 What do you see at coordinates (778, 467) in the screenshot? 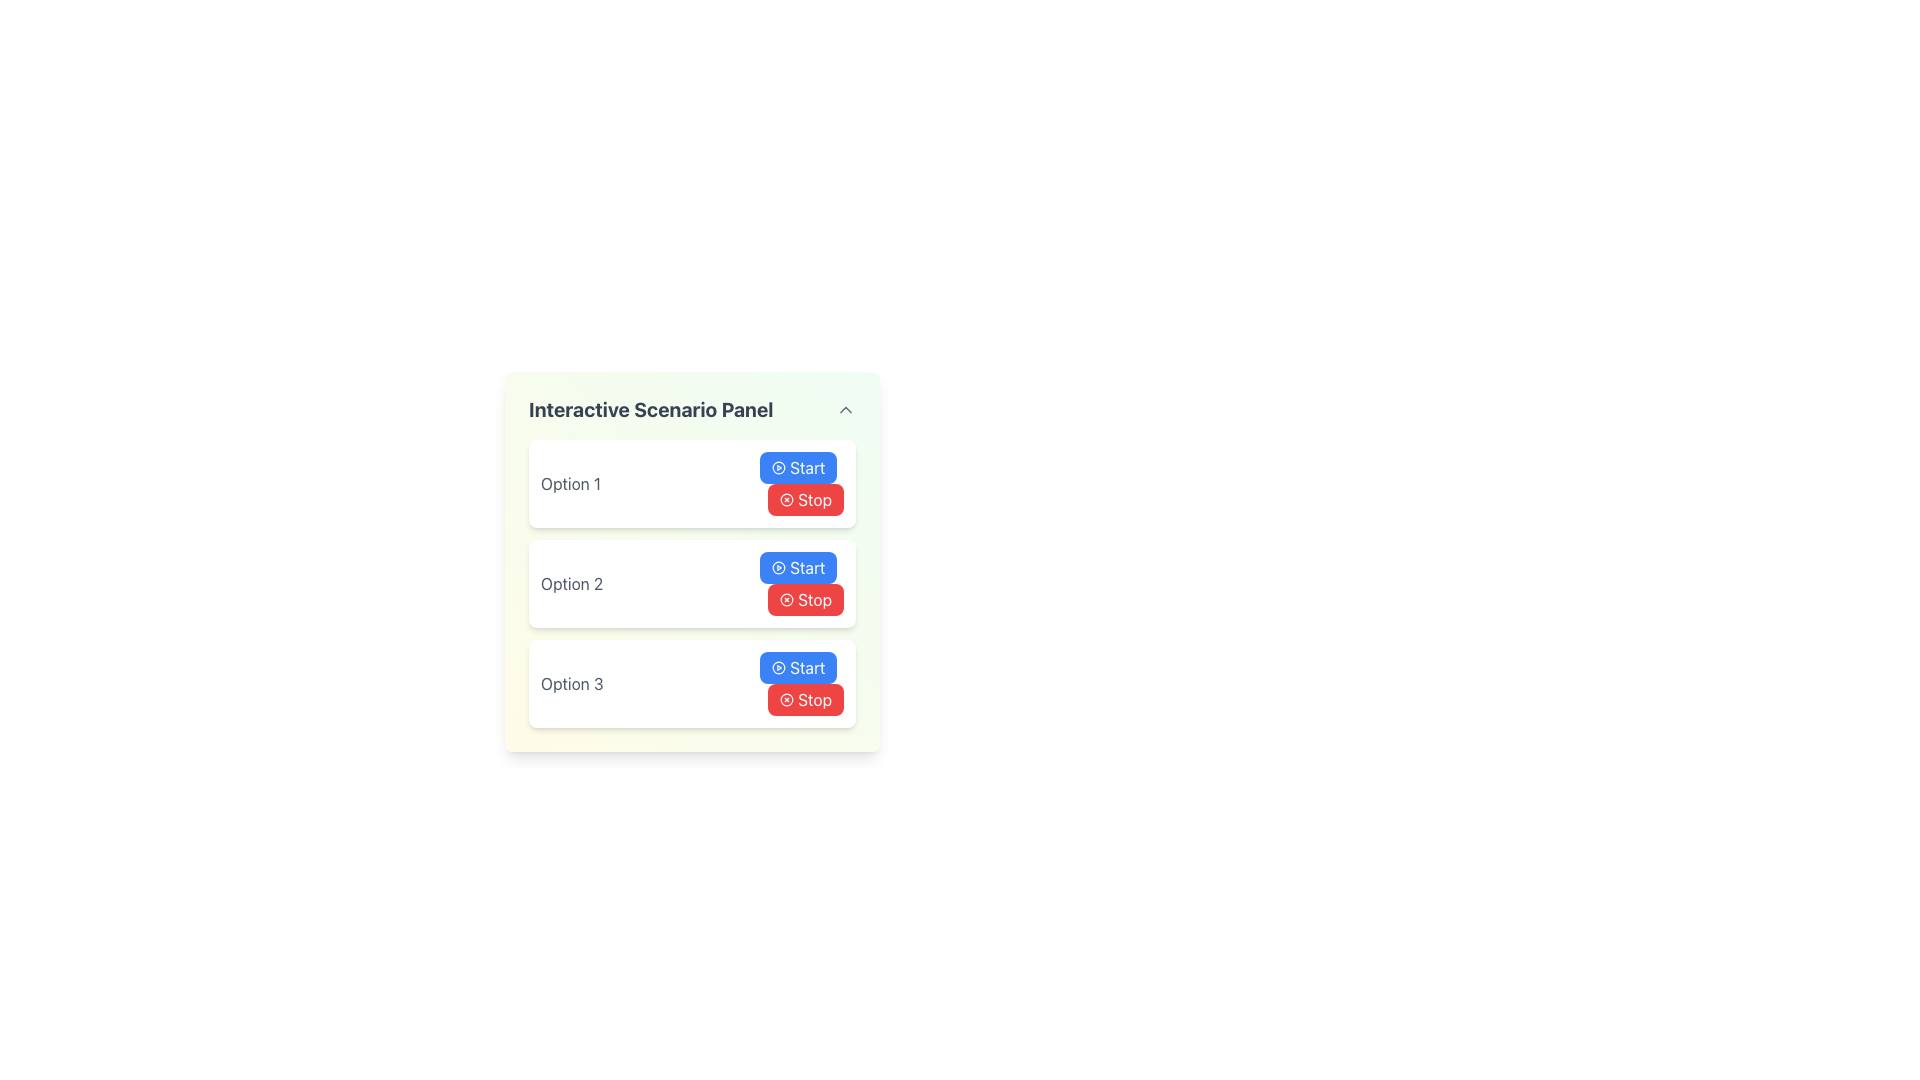
I see `the SVG Circle Element, which is a graphical part of a symbol representing a playback or status action button, located near the top right corner of the interactive option labeled as Option 1` at bounding box center [778, 467].